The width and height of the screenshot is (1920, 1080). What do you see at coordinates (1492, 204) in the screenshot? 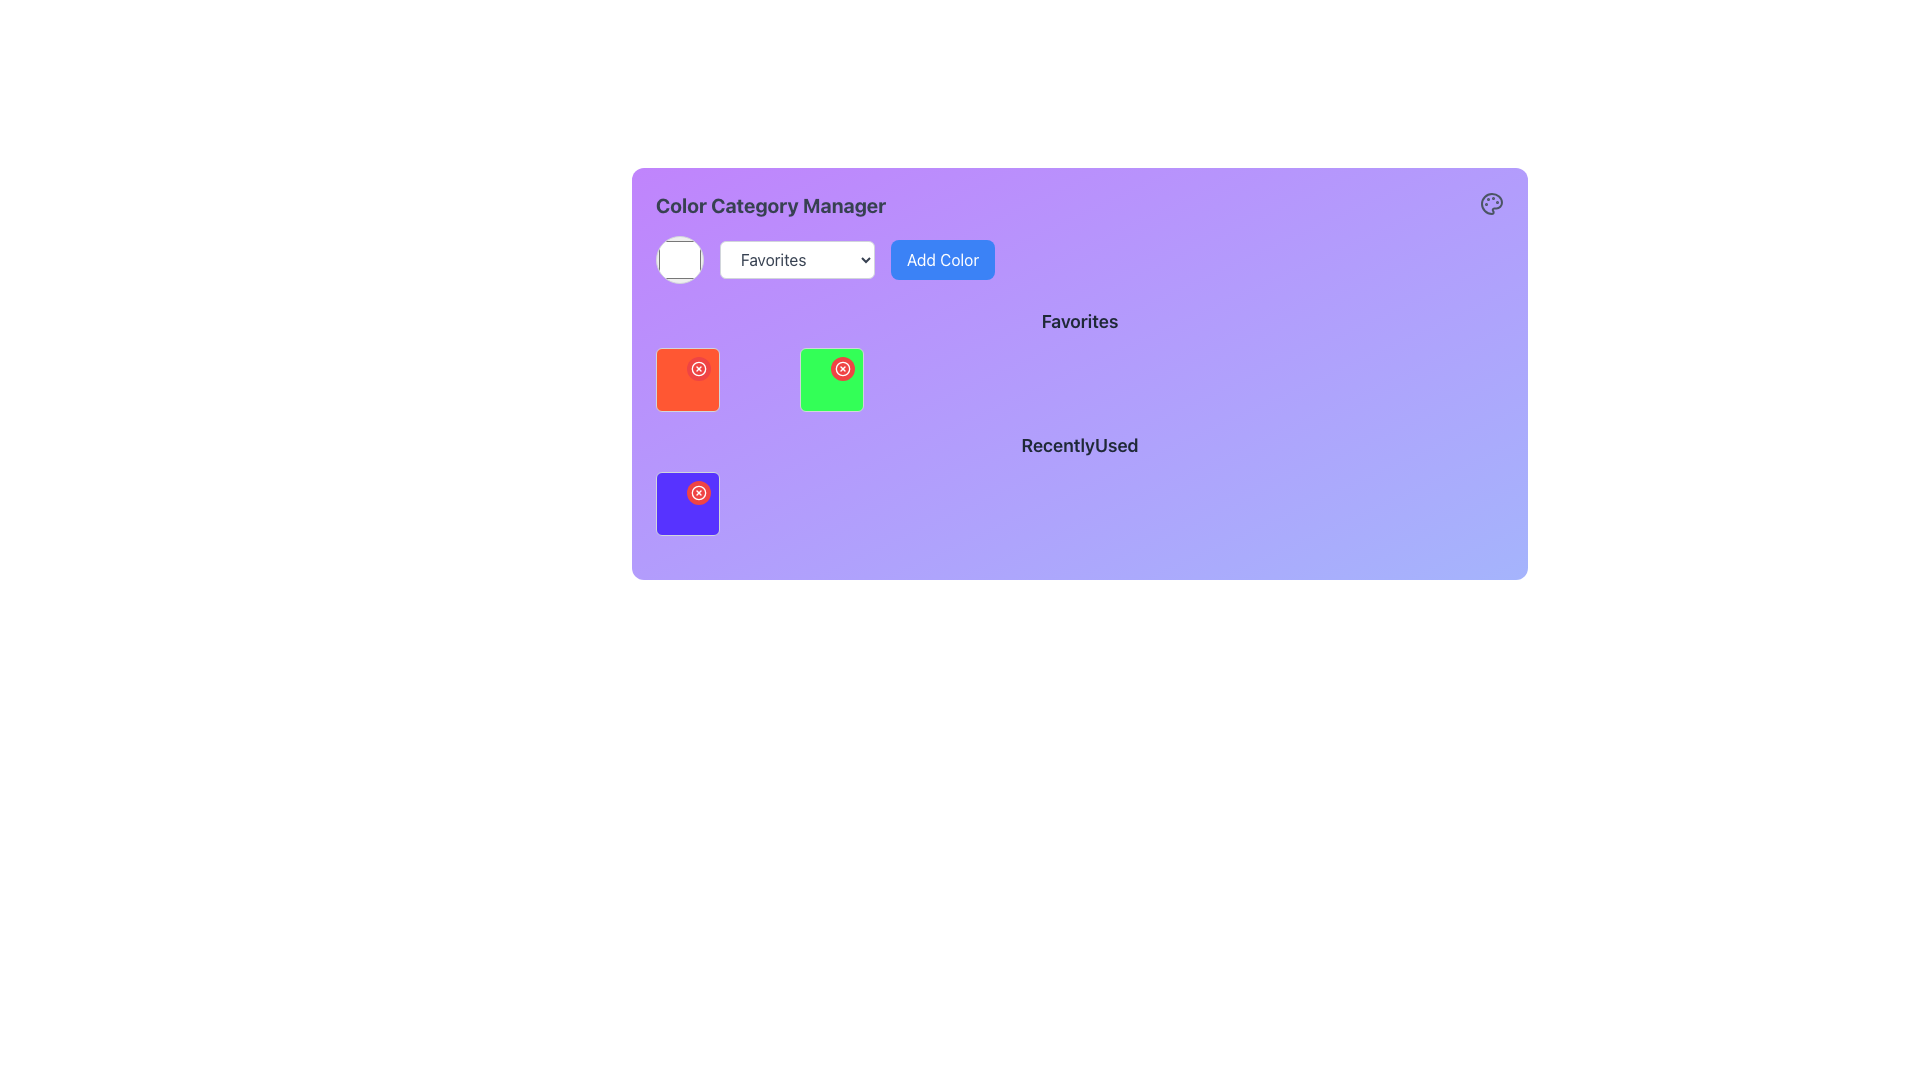
I see `the circular palette icon located in the top-right corner of the 'Color Category Manager' panel, which features dots indicating paint colors` at bounding box center [1492, 204].